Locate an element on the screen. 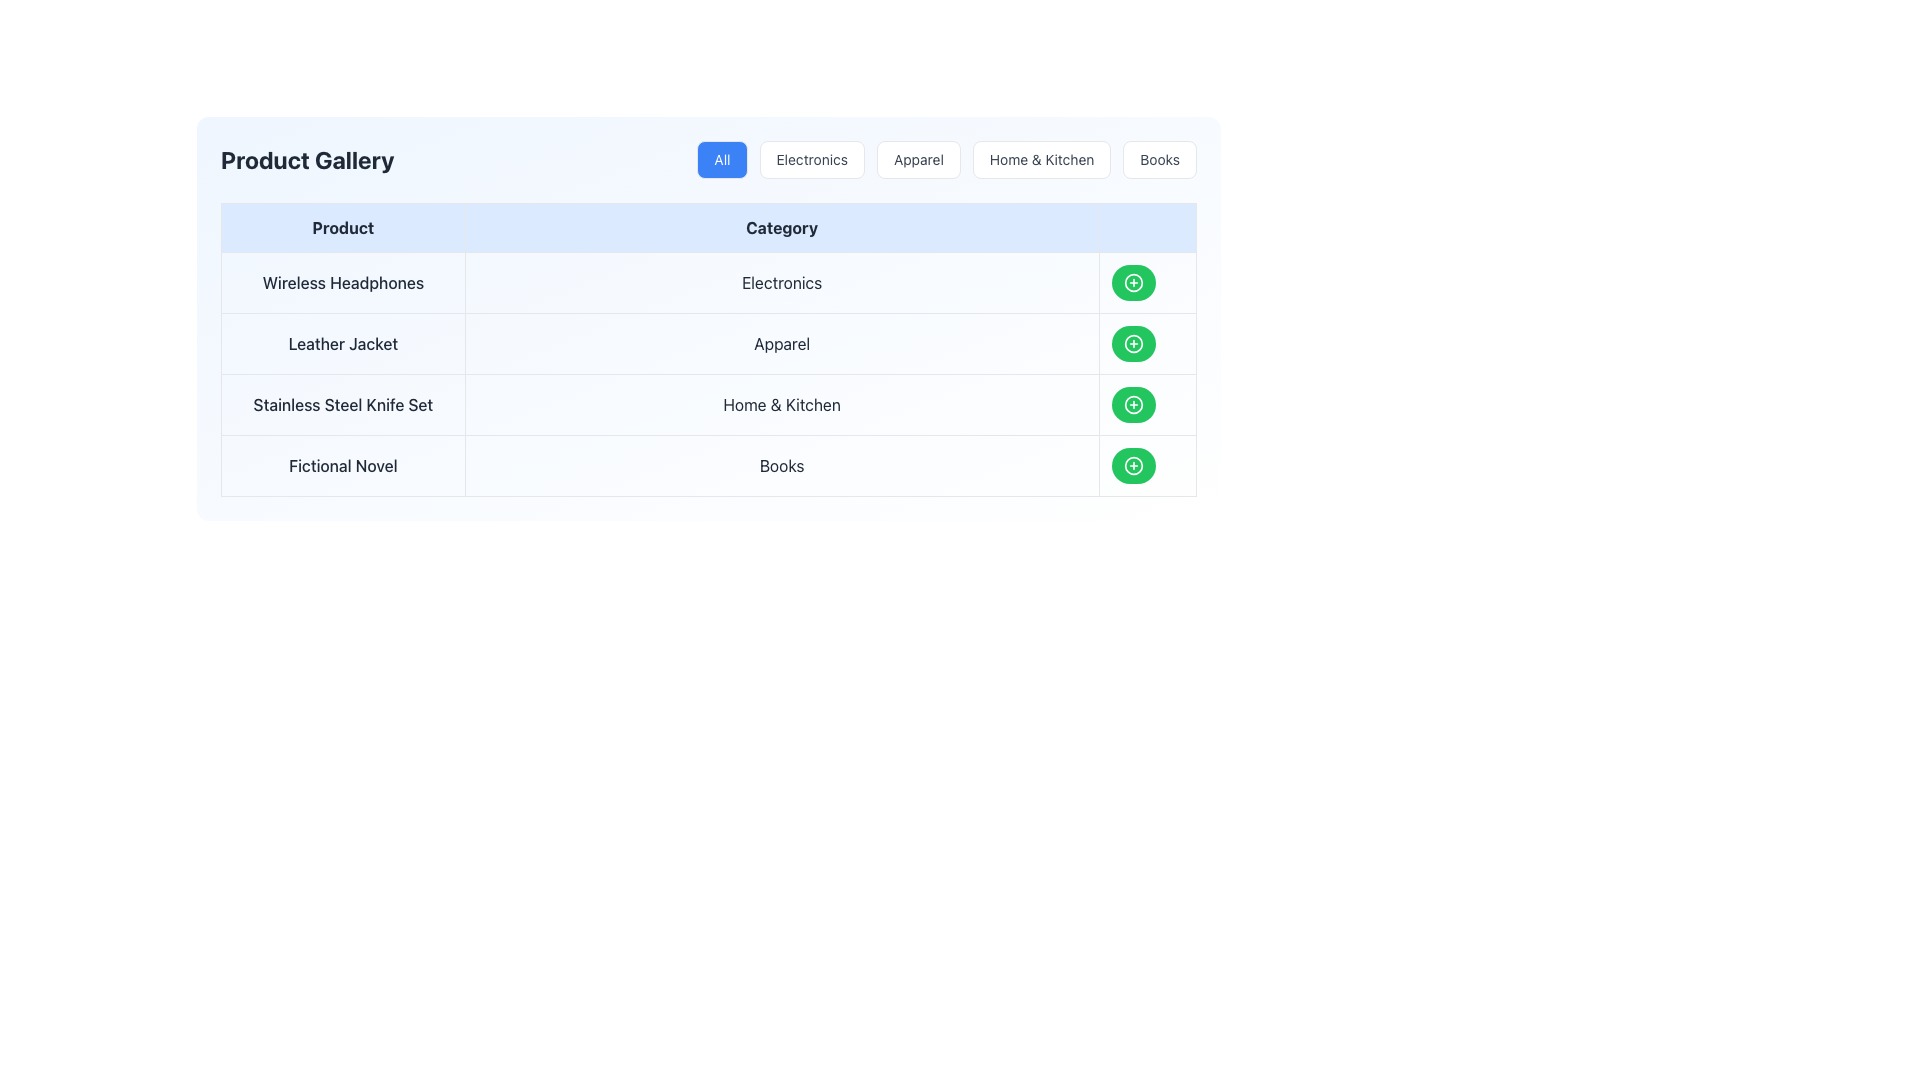 This screenshot has height=1080, width=1920. the static text label displaying 'Apparel' in the 'Category' column of the table, which corresponds to the 'Leather Jacket' row is located at coordinates (781, 342).